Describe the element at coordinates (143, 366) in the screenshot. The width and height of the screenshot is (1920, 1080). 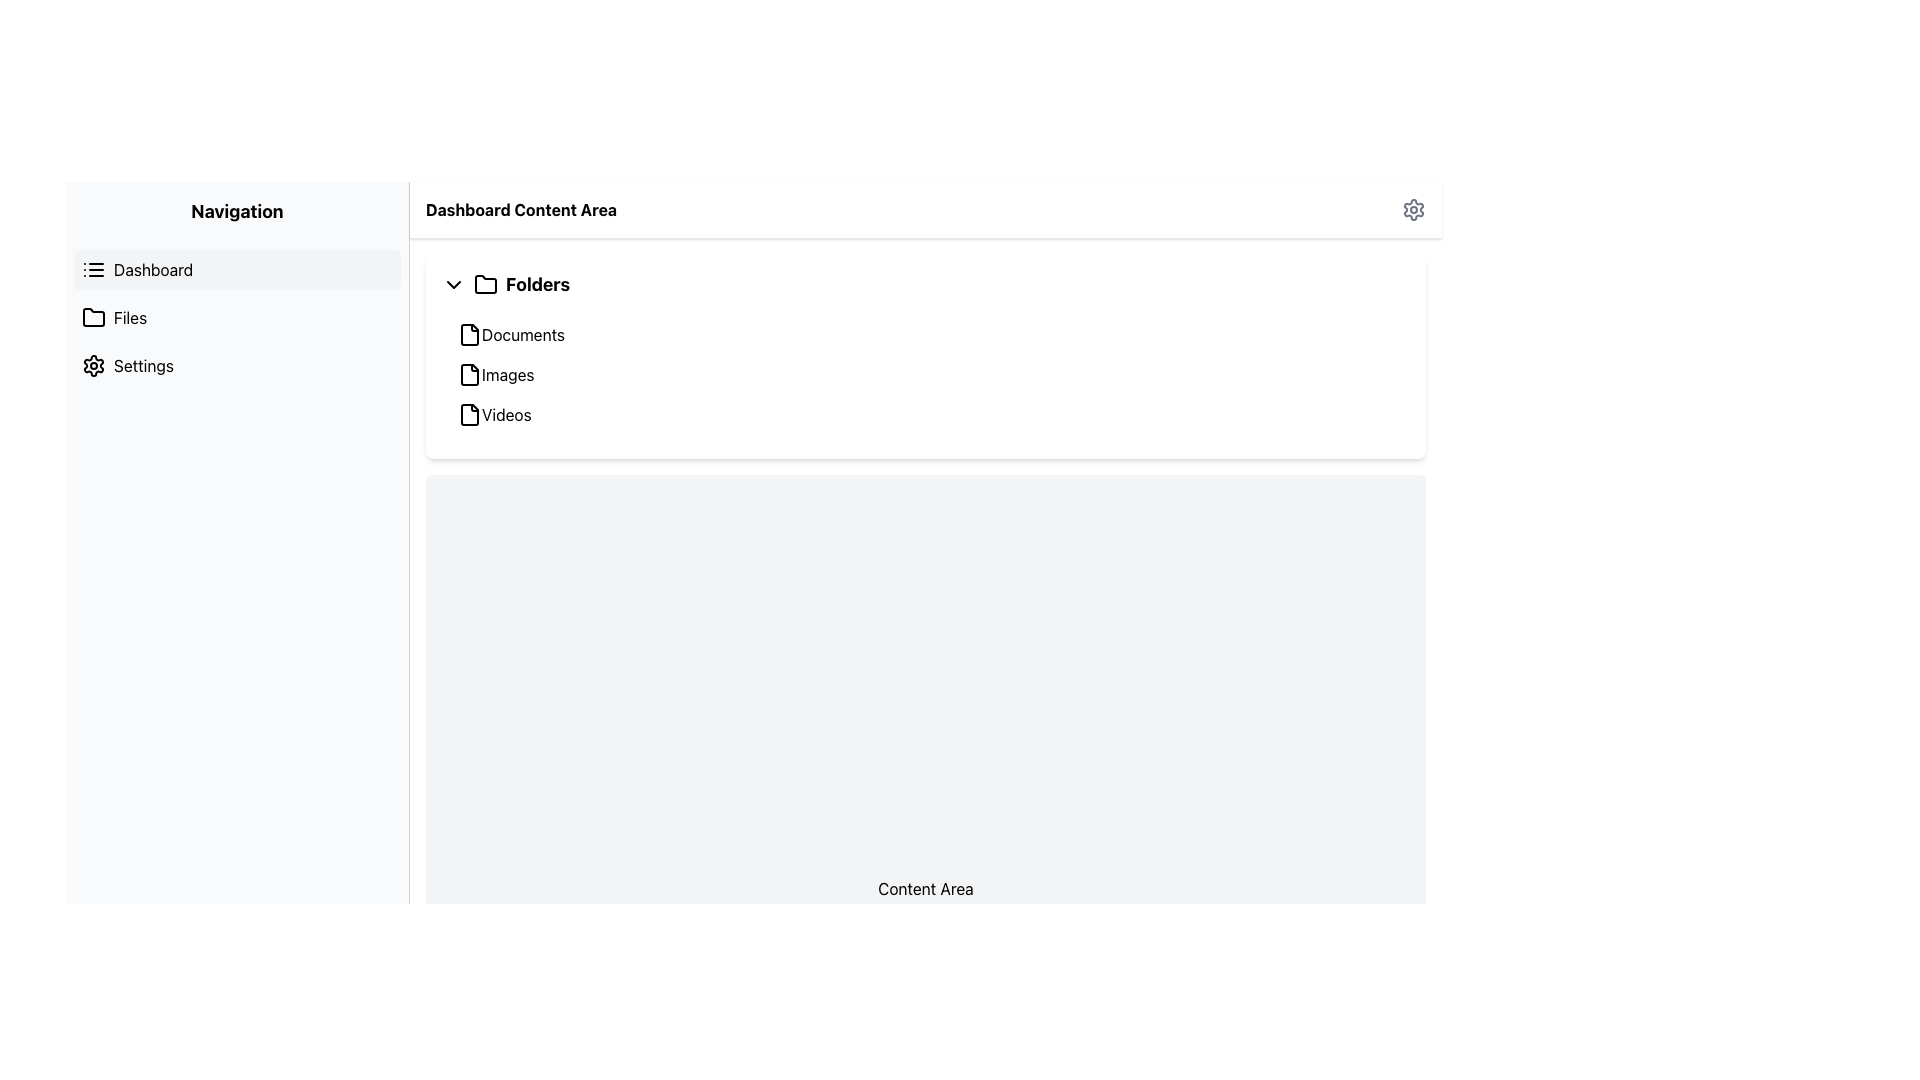
I see `the third text label in the navigation sidebar, which likely represents a navigational link for settings` at that location.